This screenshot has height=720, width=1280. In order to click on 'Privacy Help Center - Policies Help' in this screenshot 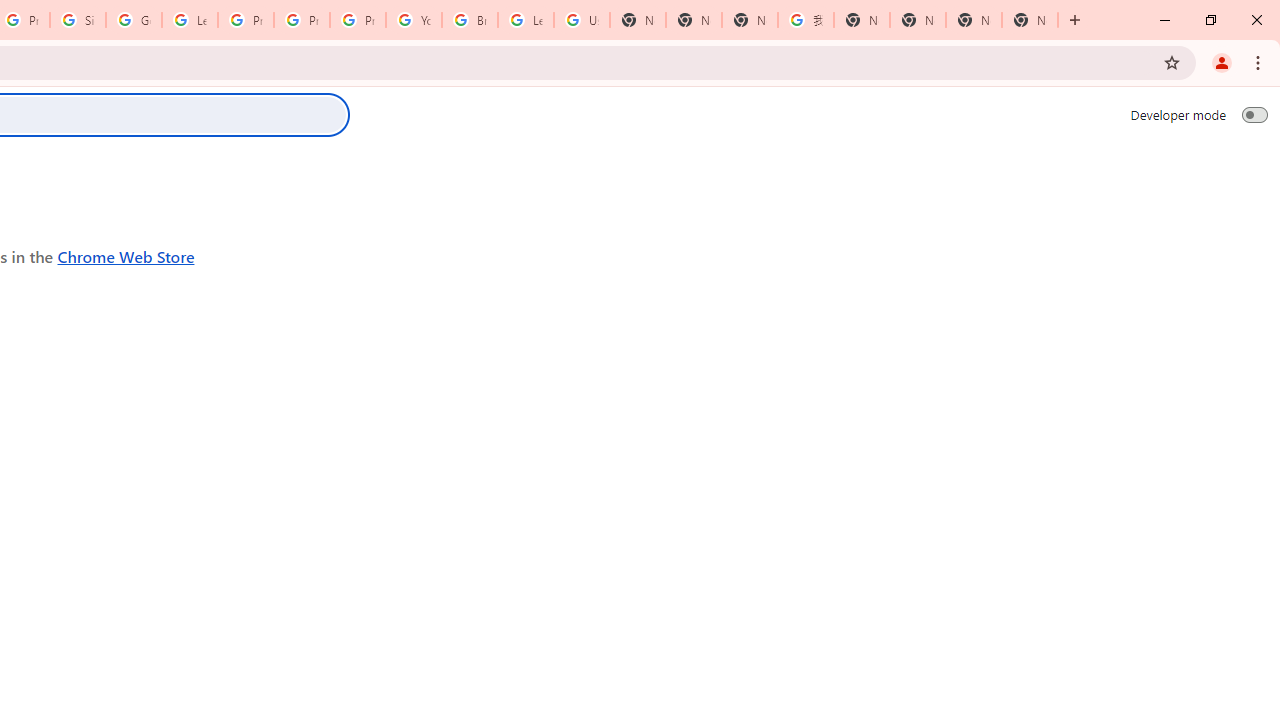, I will do `click(244, 20)`.